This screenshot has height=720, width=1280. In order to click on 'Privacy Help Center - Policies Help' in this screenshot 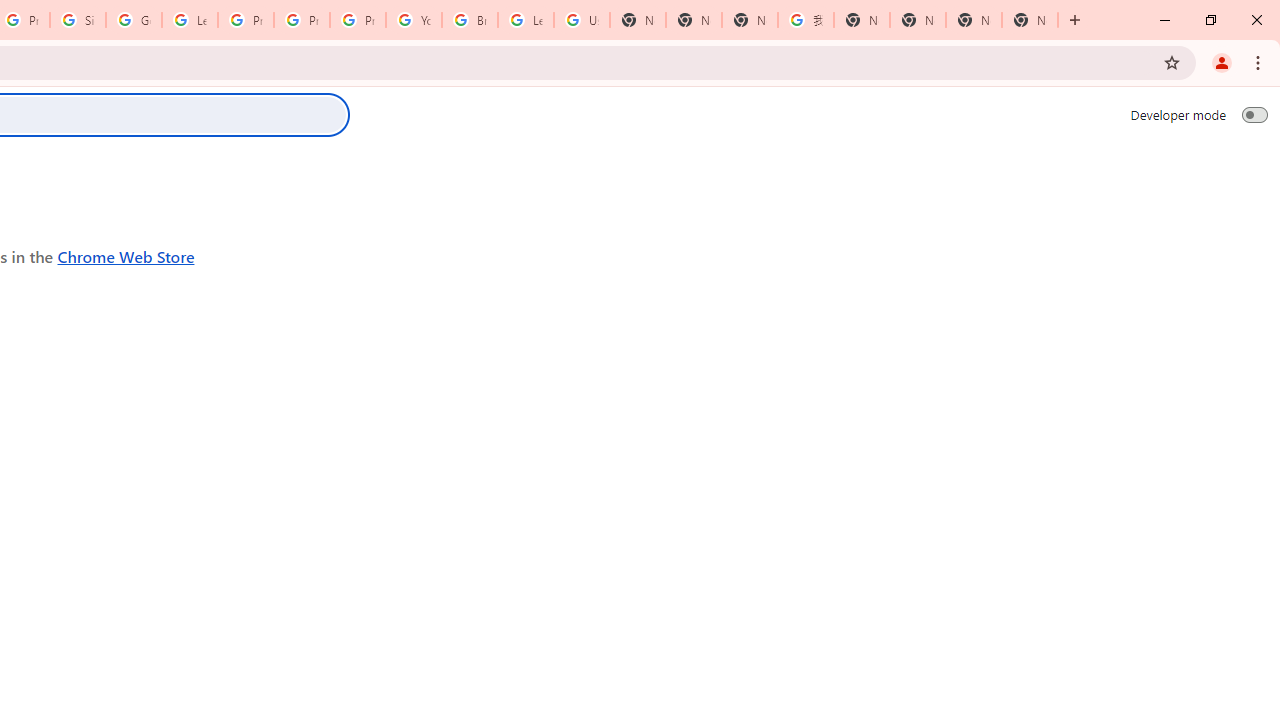, I will do `click(244, 20)`.